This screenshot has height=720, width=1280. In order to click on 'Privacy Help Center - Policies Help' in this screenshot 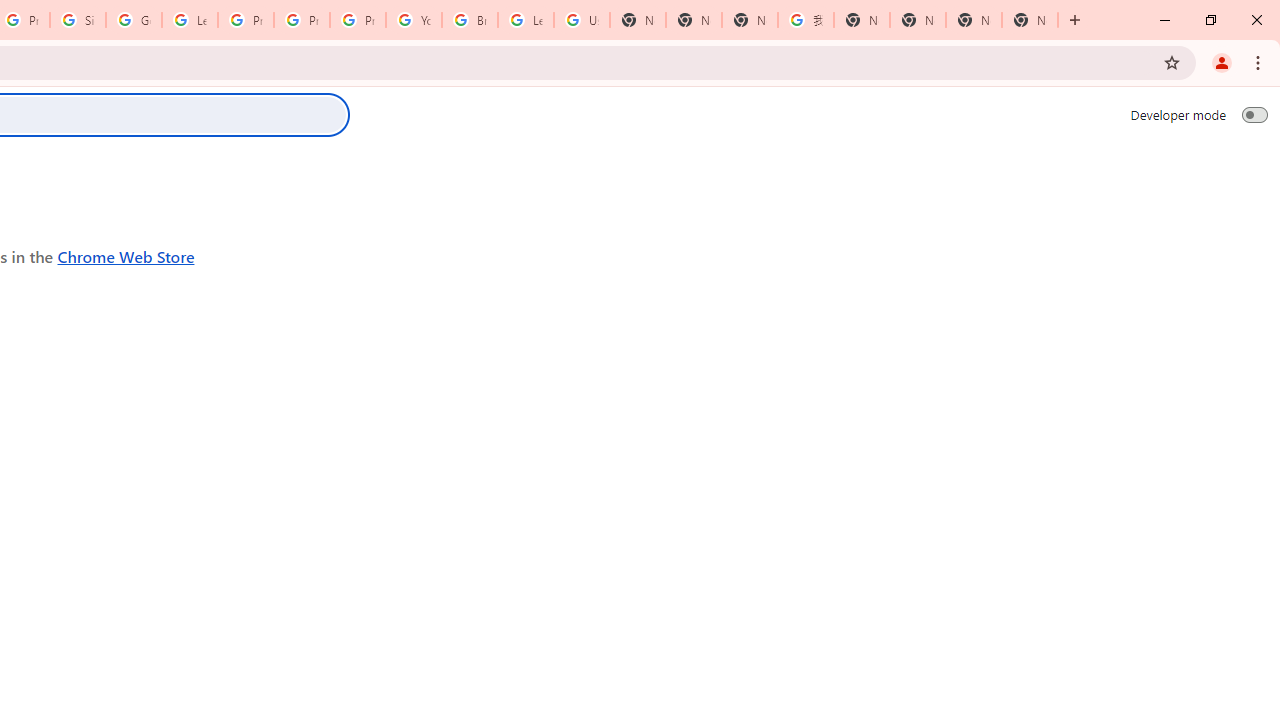, I will do `click(244, 20)`.